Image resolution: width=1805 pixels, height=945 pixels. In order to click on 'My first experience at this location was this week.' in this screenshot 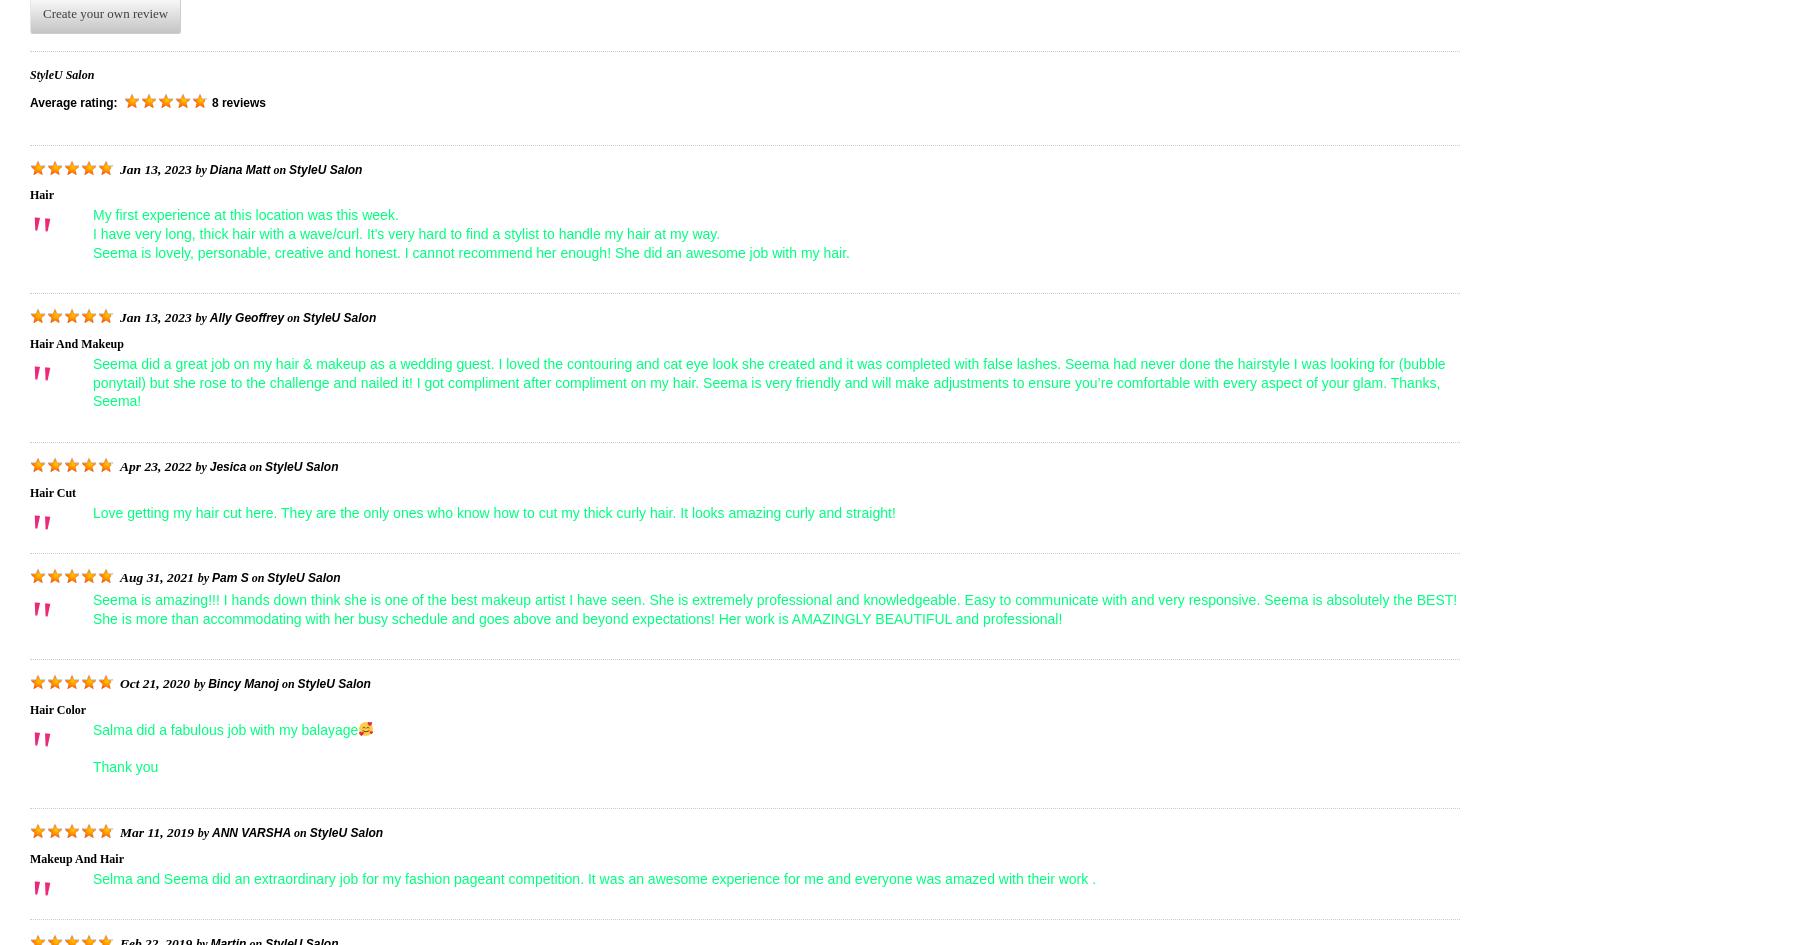, I will do `click(244, 213)`.